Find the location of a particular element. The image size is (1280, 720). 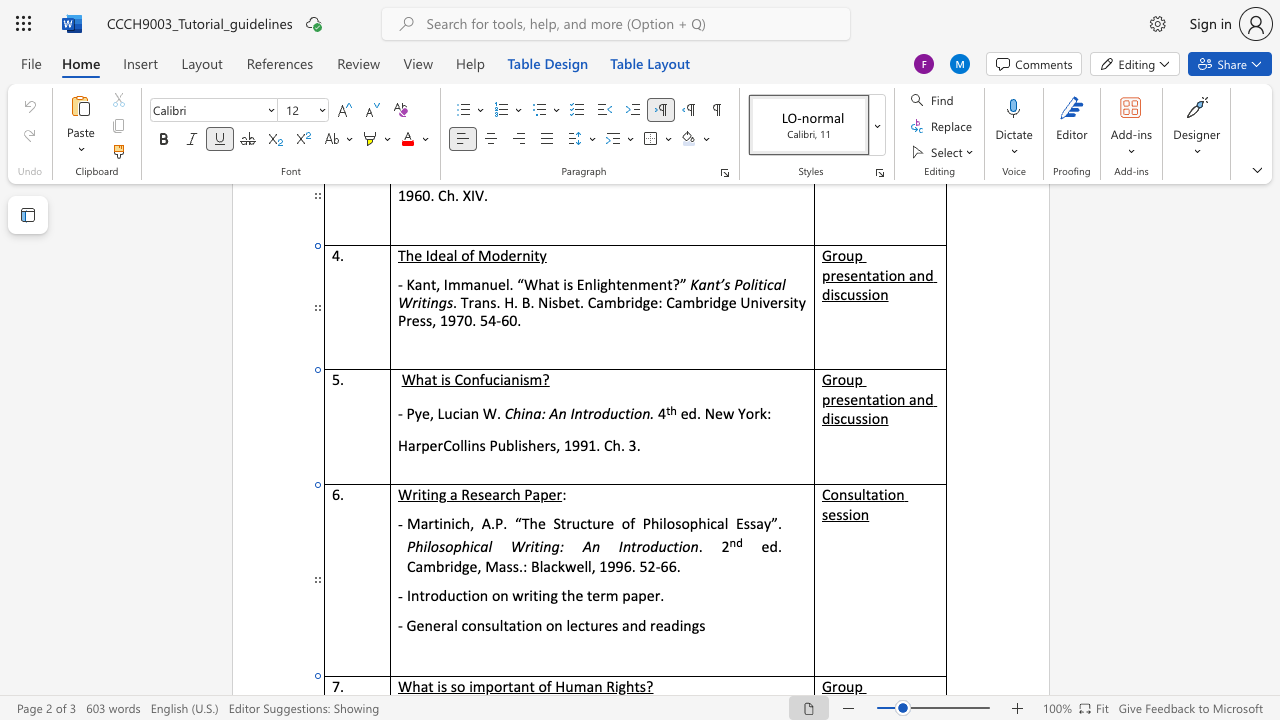

the 1th character "f" in the text is located at coordinates (482, 379).